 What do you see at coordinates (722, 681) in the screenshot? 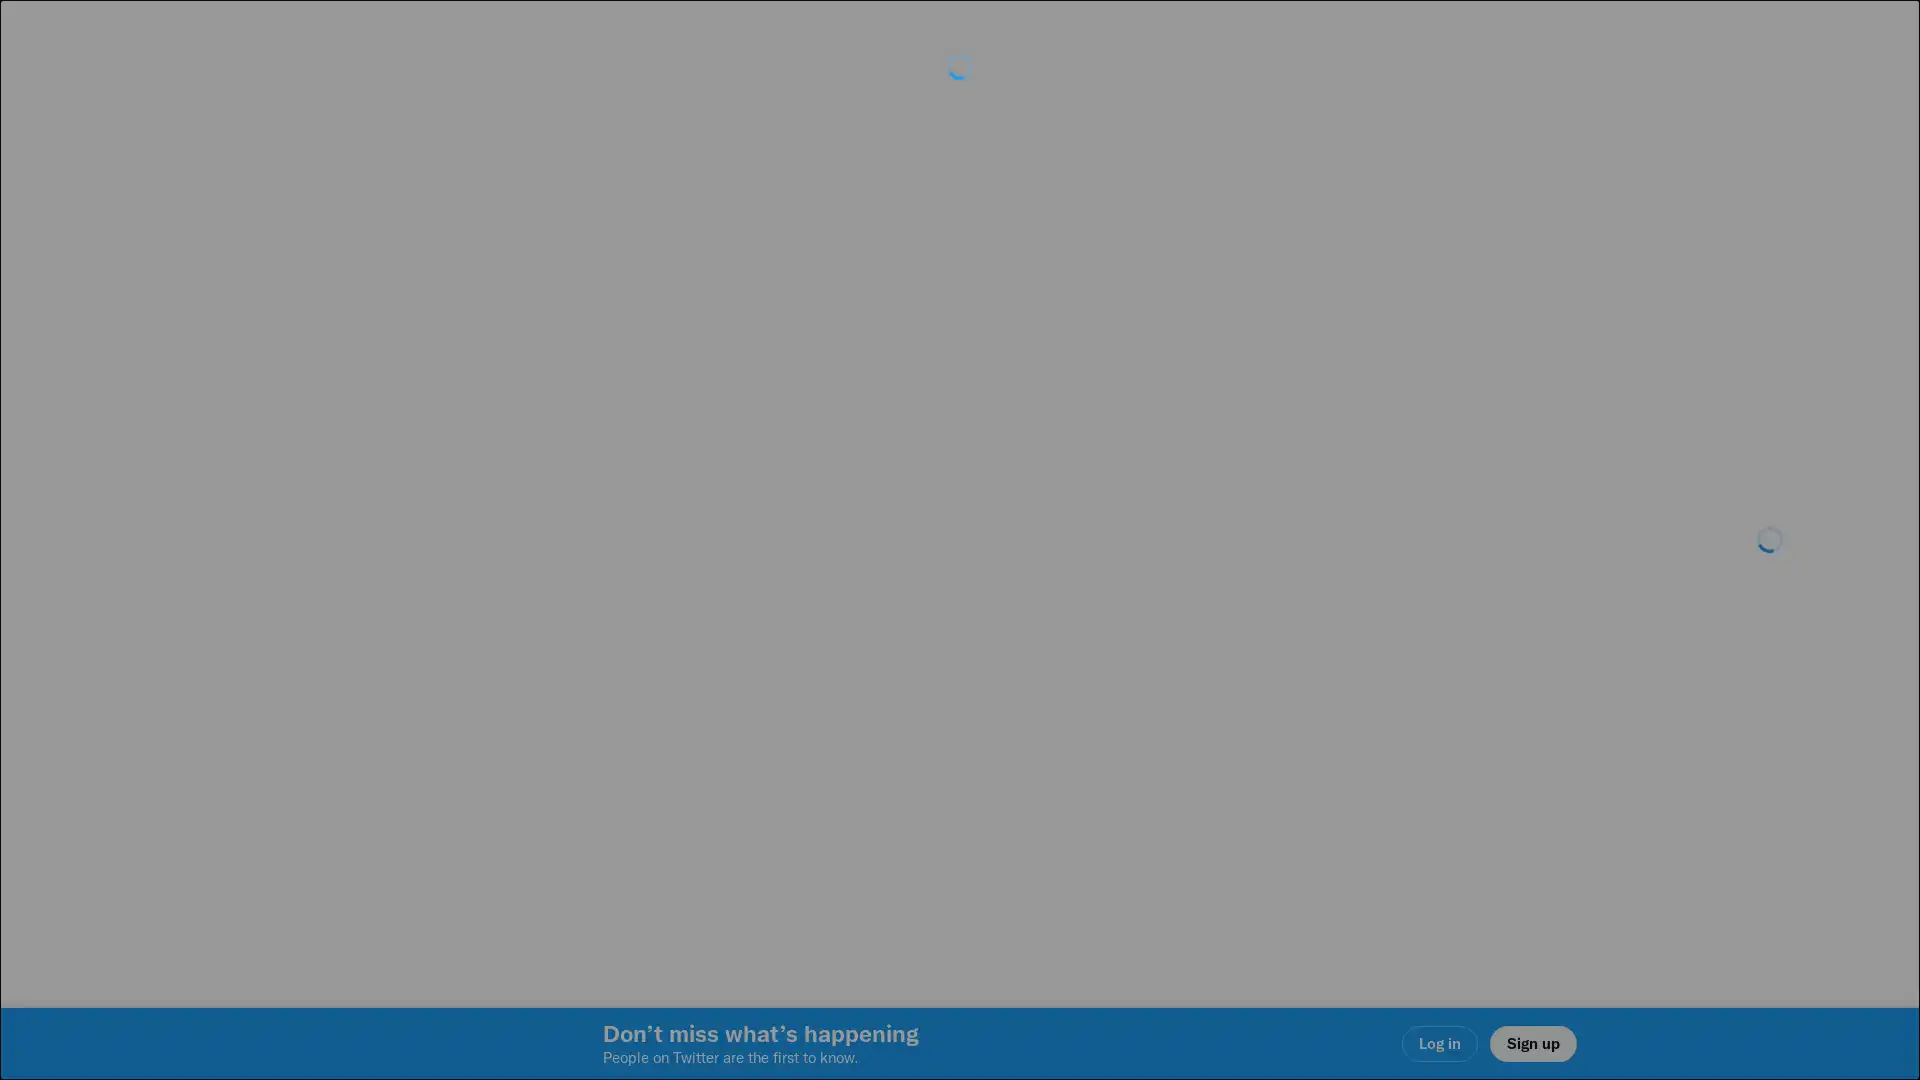
I see `Sign up` at bounding box center [722, 681].